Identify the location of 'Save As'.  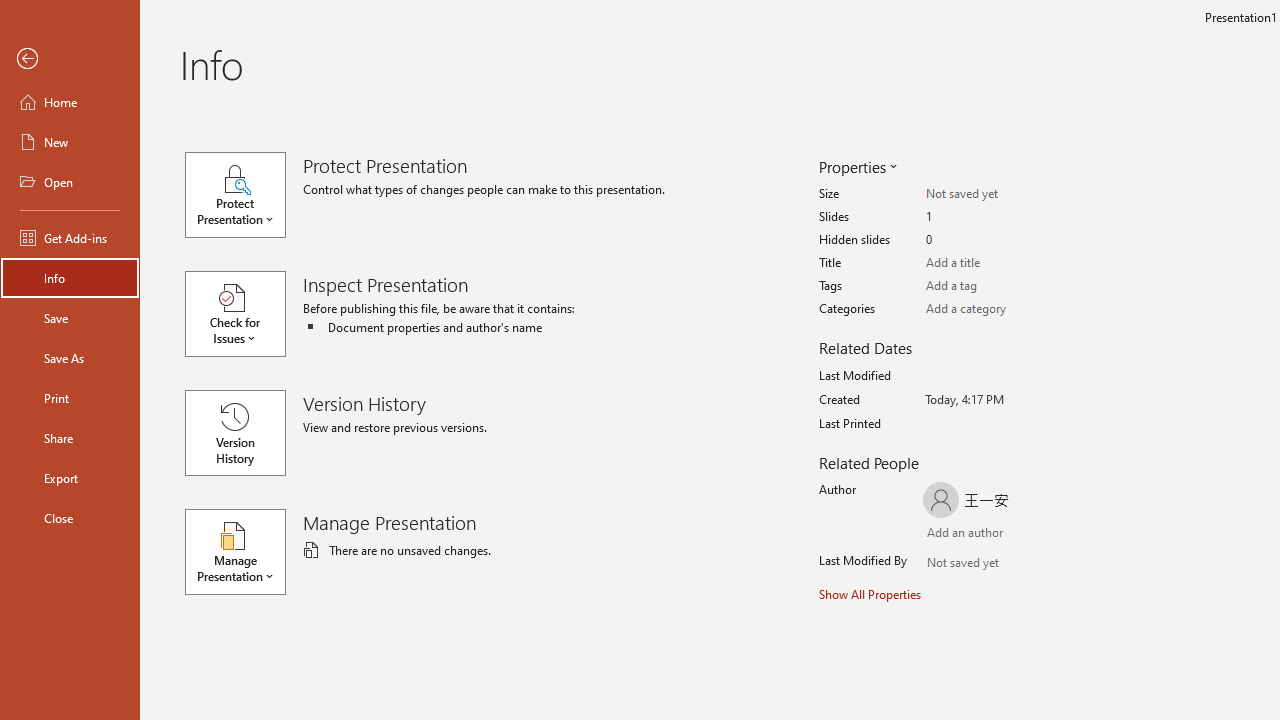
(69, 356).